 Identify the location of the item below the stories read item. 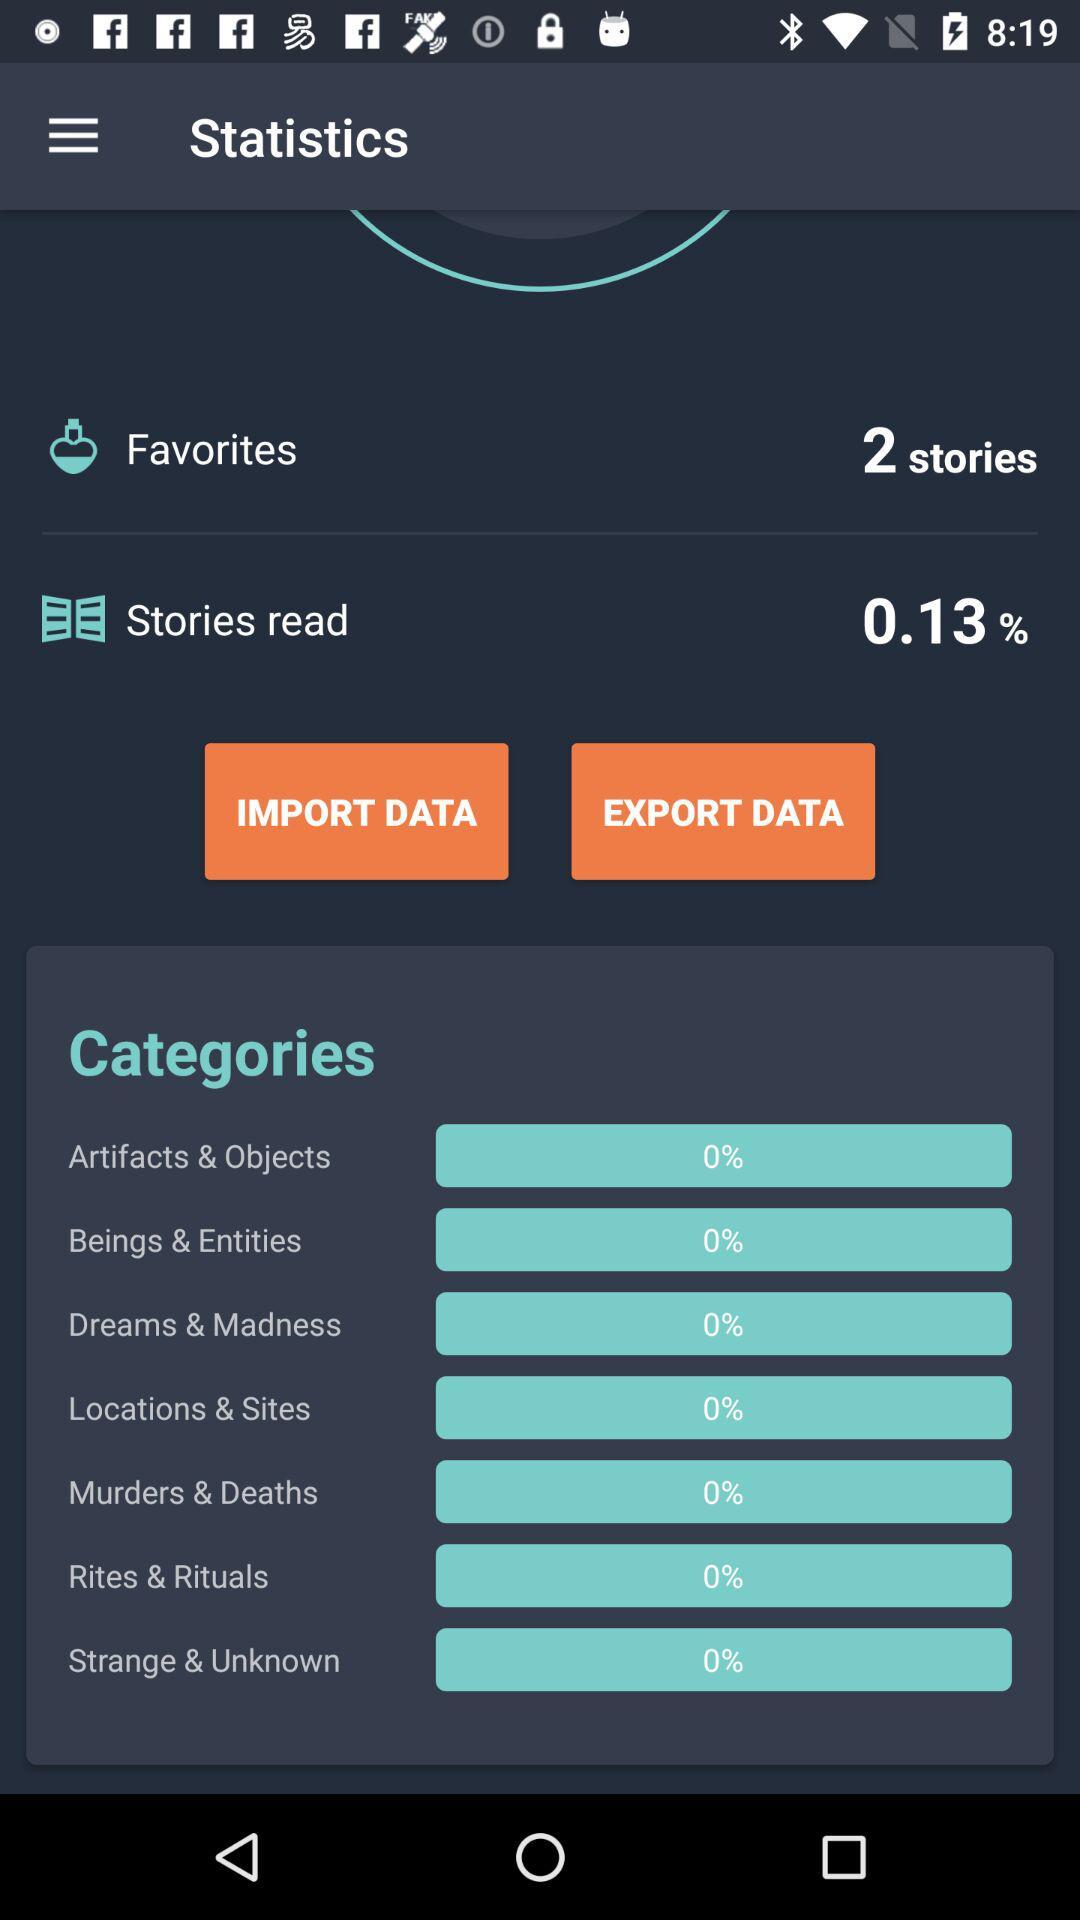
(355, 811).